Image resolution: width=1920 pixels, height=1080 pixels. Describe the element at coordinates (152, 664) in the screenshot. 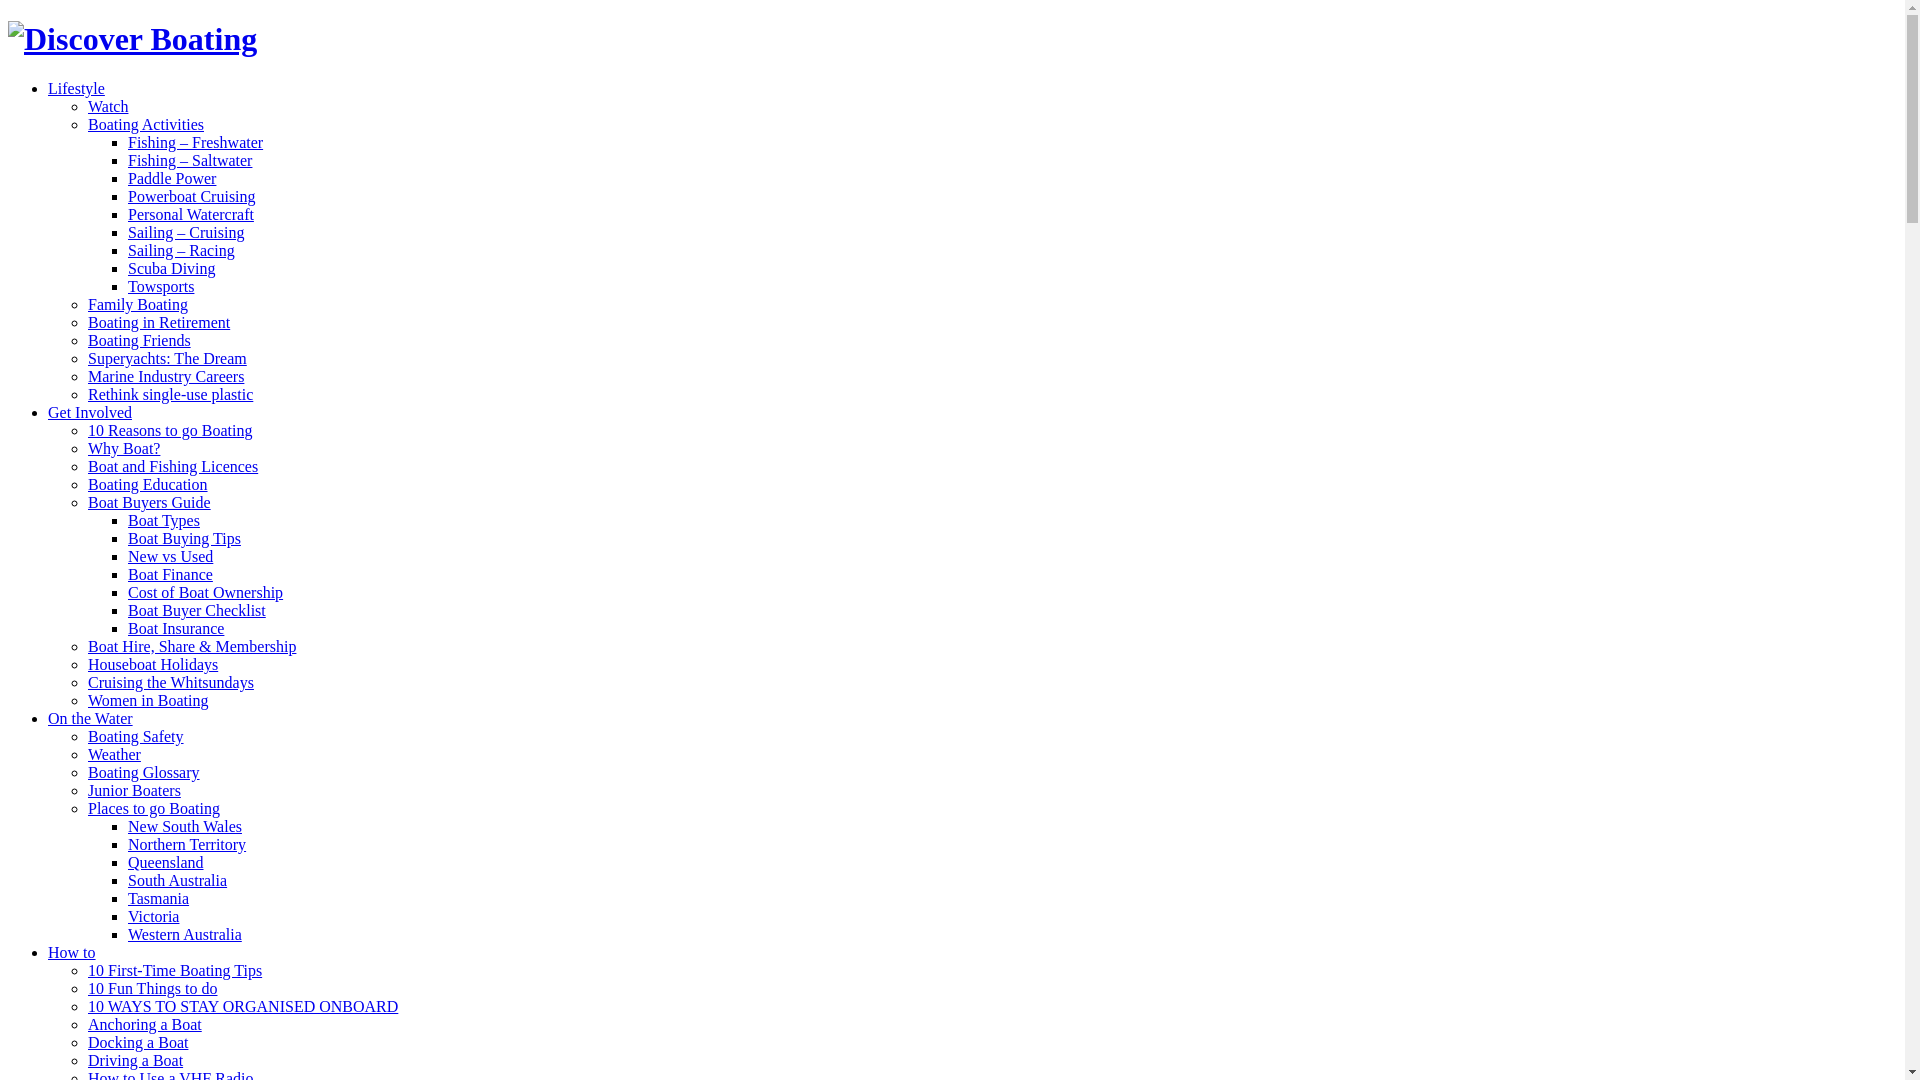

I see `'Houseboat Holidays'` at that location.